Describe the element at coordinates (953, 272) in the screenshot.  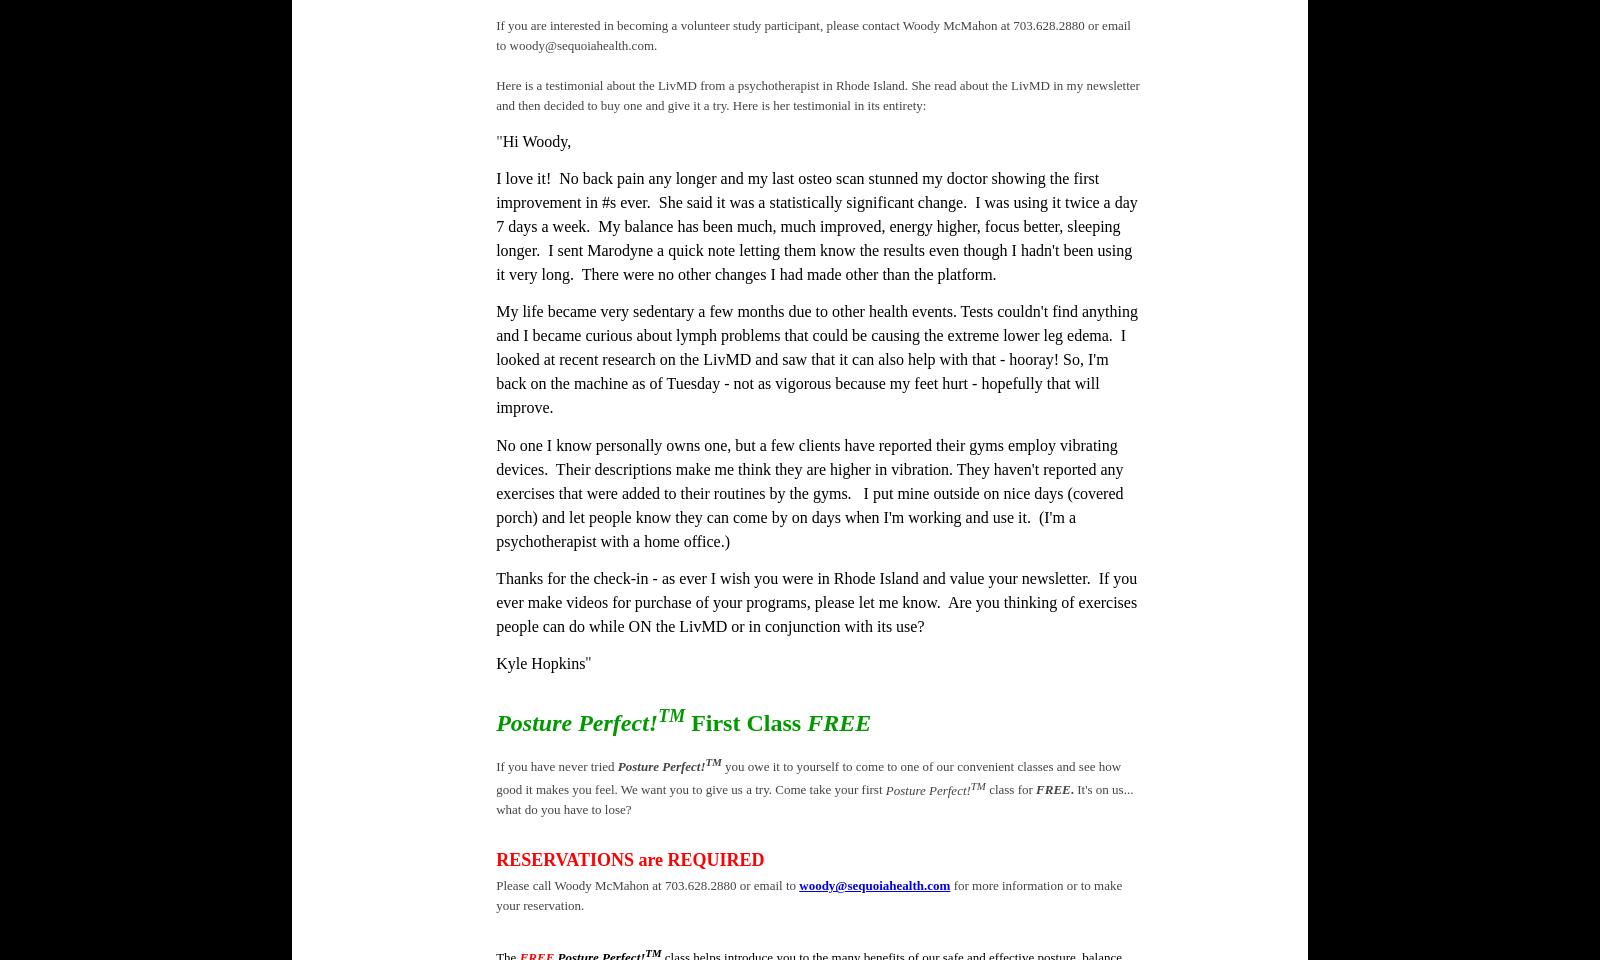
I see `'the platform.'` at that location.